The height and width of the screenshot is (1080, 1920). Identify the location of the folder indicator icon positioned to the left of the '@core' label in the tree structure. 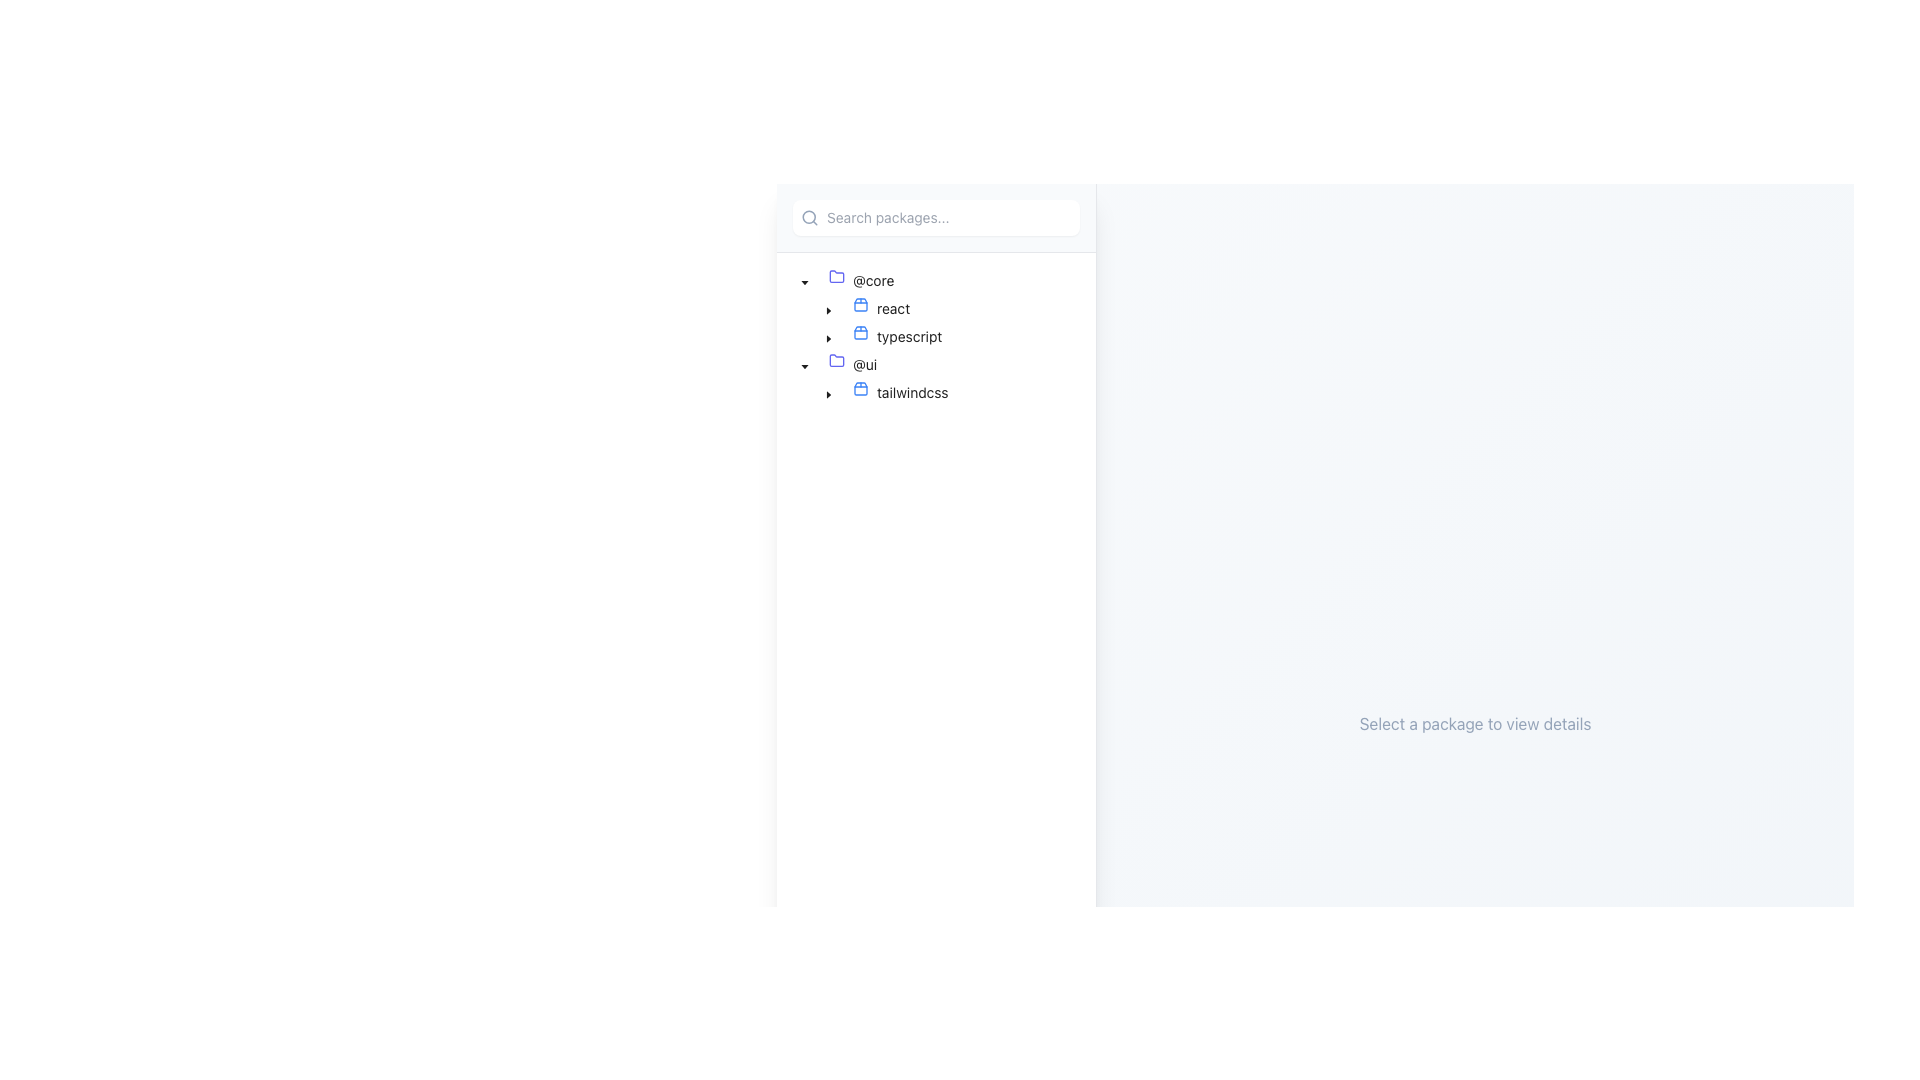
(840, 281).